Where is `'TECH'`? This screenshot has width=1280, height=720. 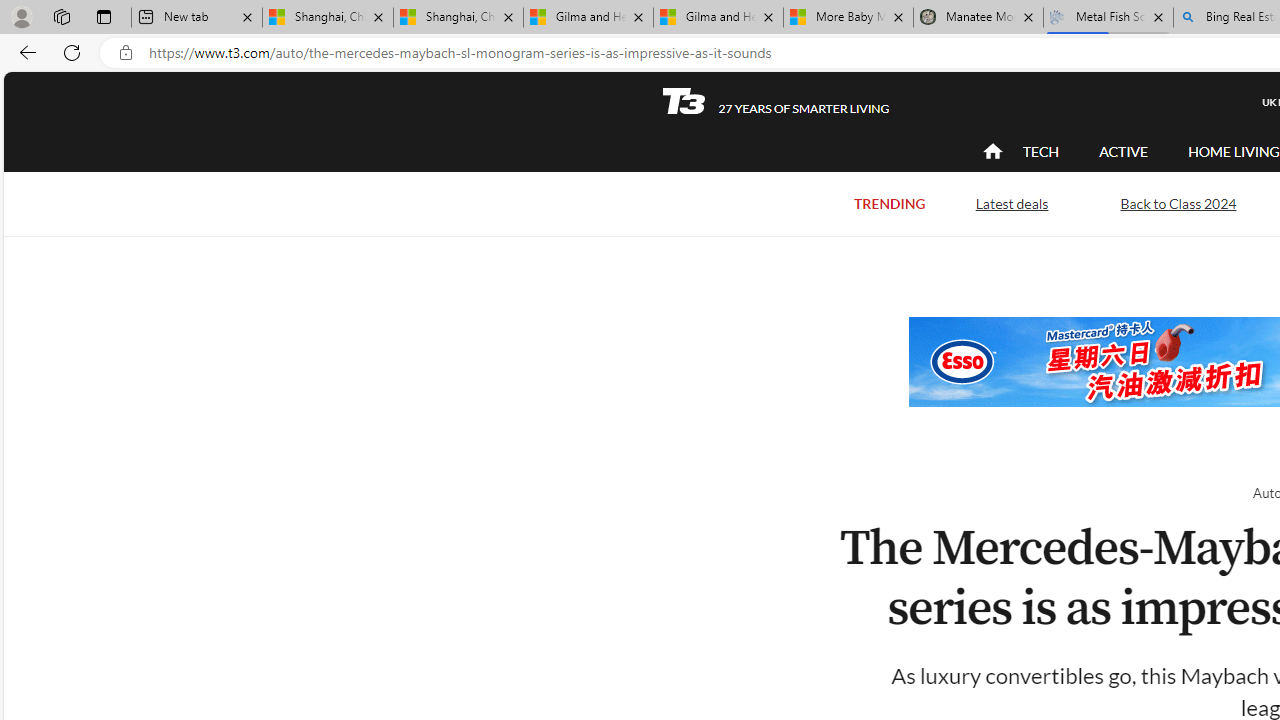 'TECH' is located at coordinates (1040, 150).